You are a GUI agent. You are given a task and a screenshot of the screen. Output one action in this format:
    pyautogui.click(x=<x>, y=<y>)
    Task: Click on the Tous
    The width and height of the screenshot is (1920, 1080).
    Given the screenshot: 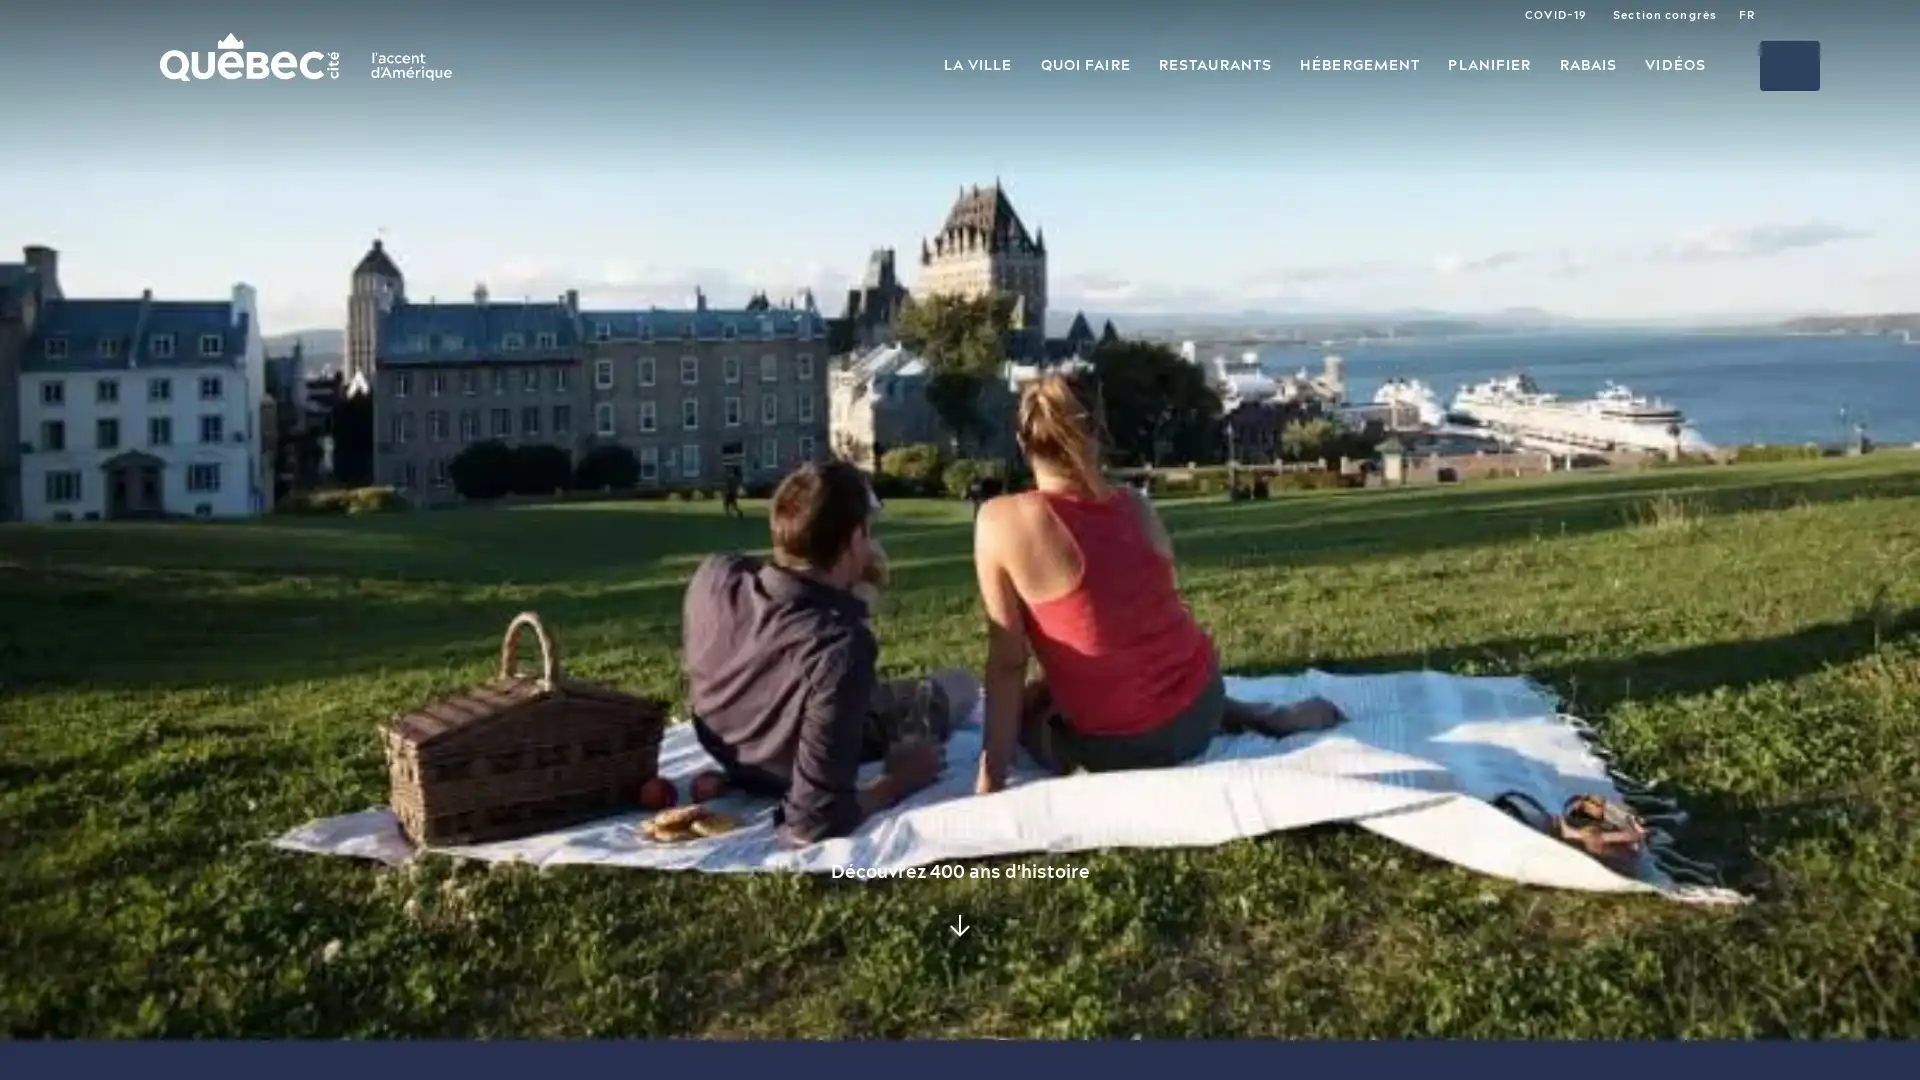 What is the action you would take?
    pyautogui.click(x=1855, y=142)
    